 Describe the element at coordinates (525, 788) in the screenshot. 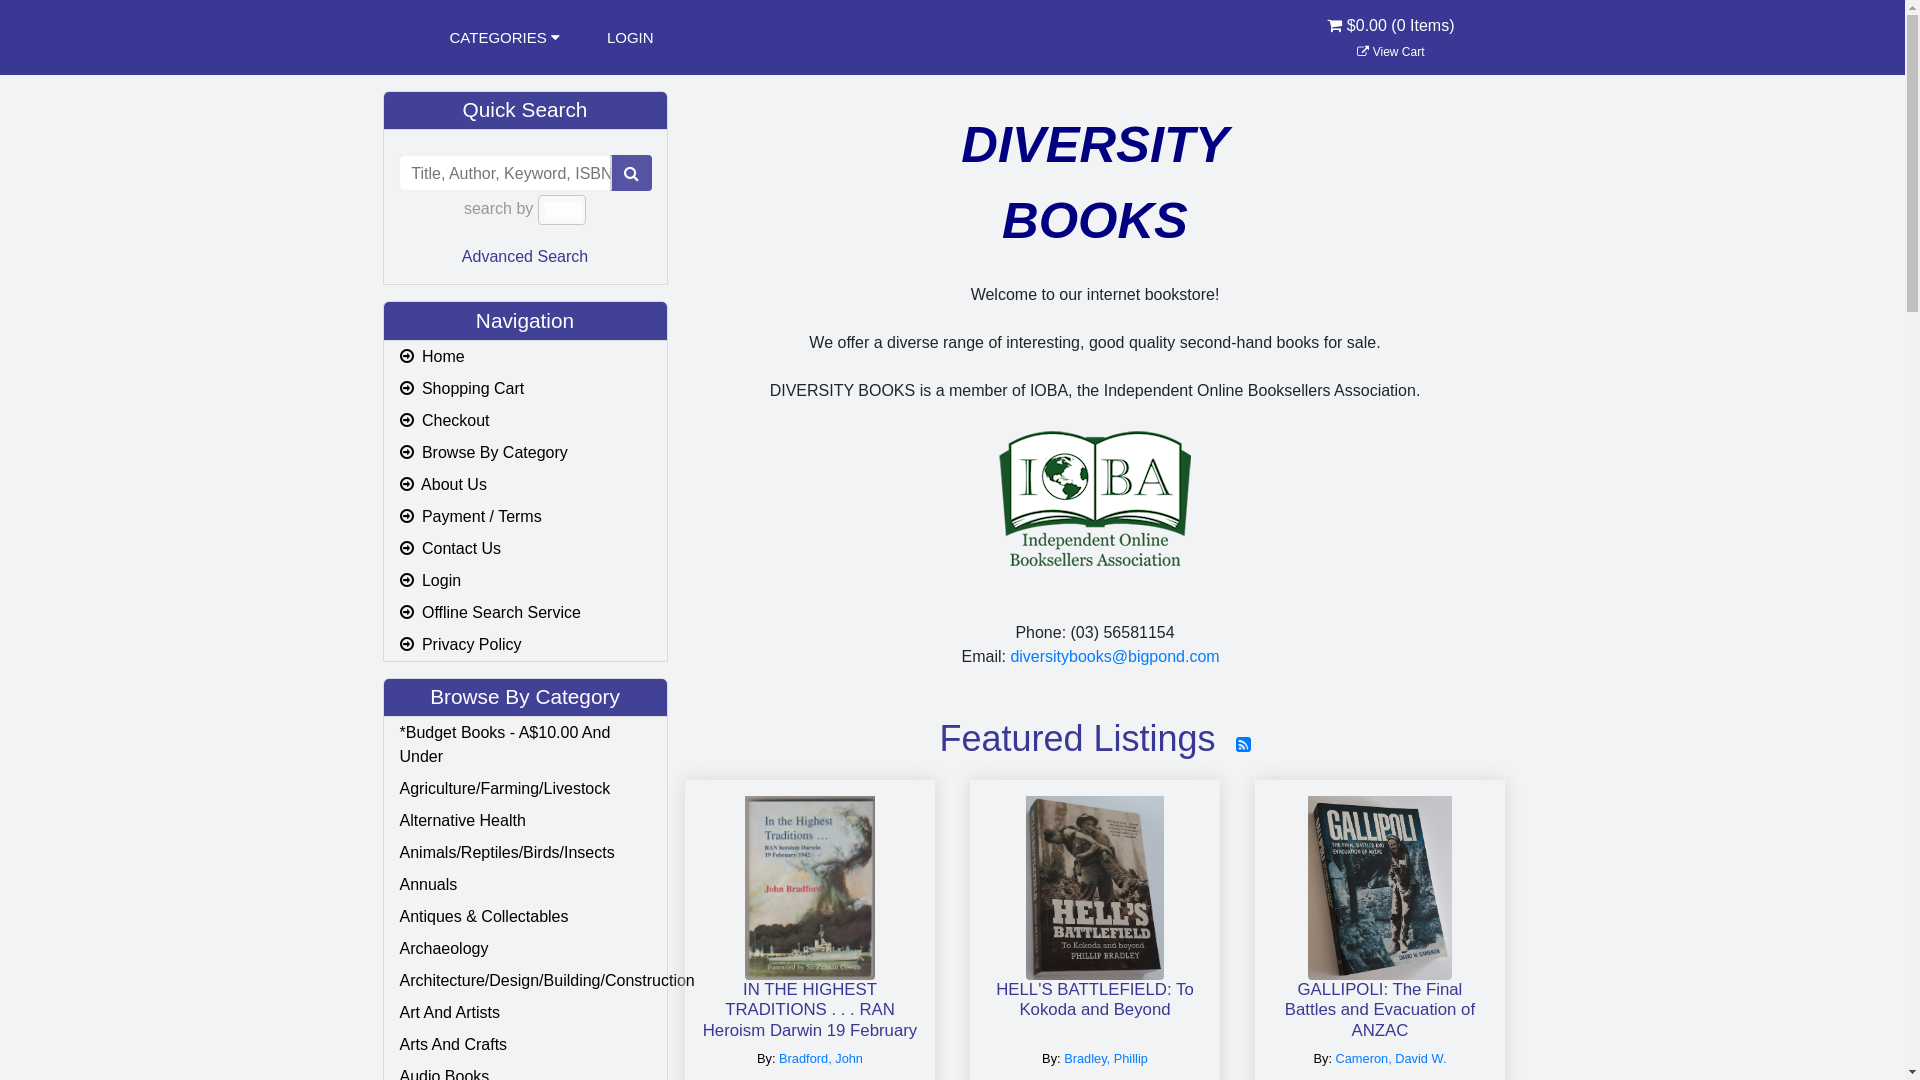

I see `'Agriculture/Farming/Livestock'` at that location.